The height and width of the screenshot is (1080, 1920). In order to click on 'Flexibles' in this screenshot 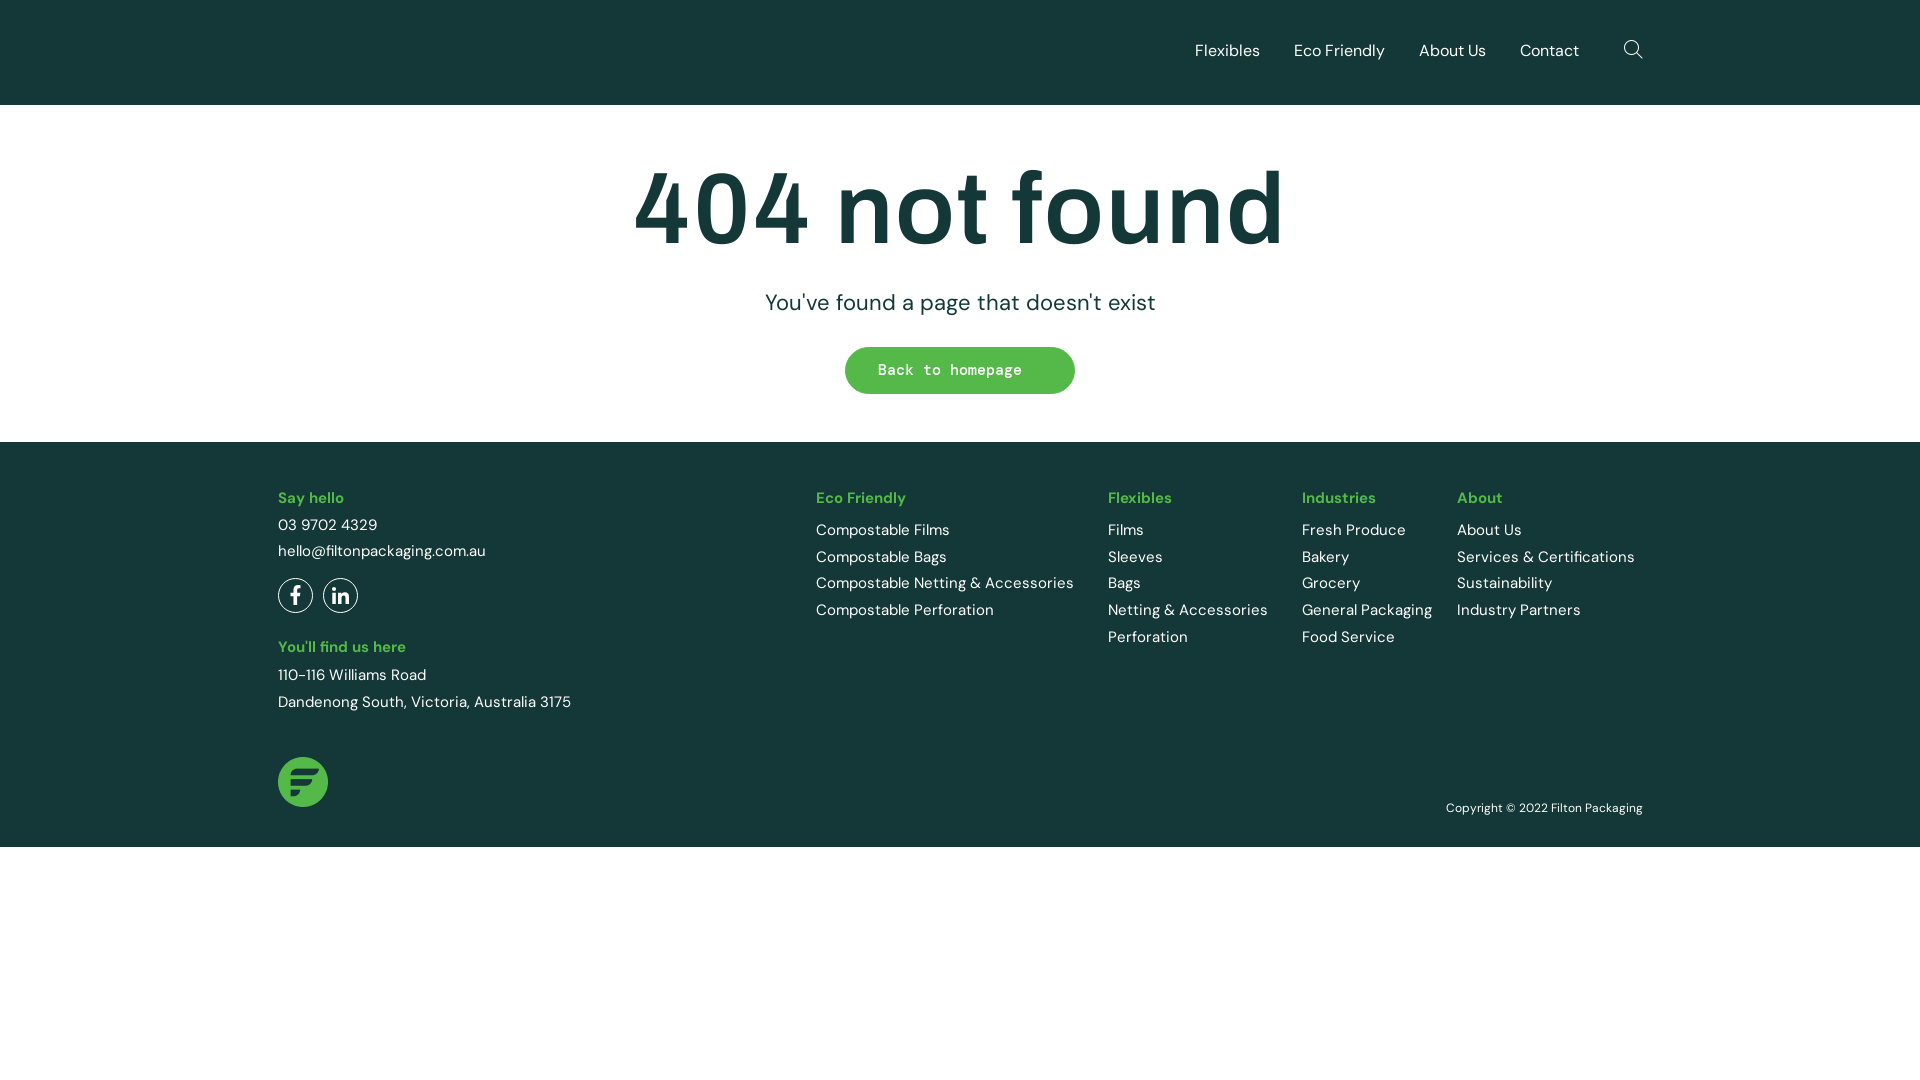, I will do `click(1194, 49)`.